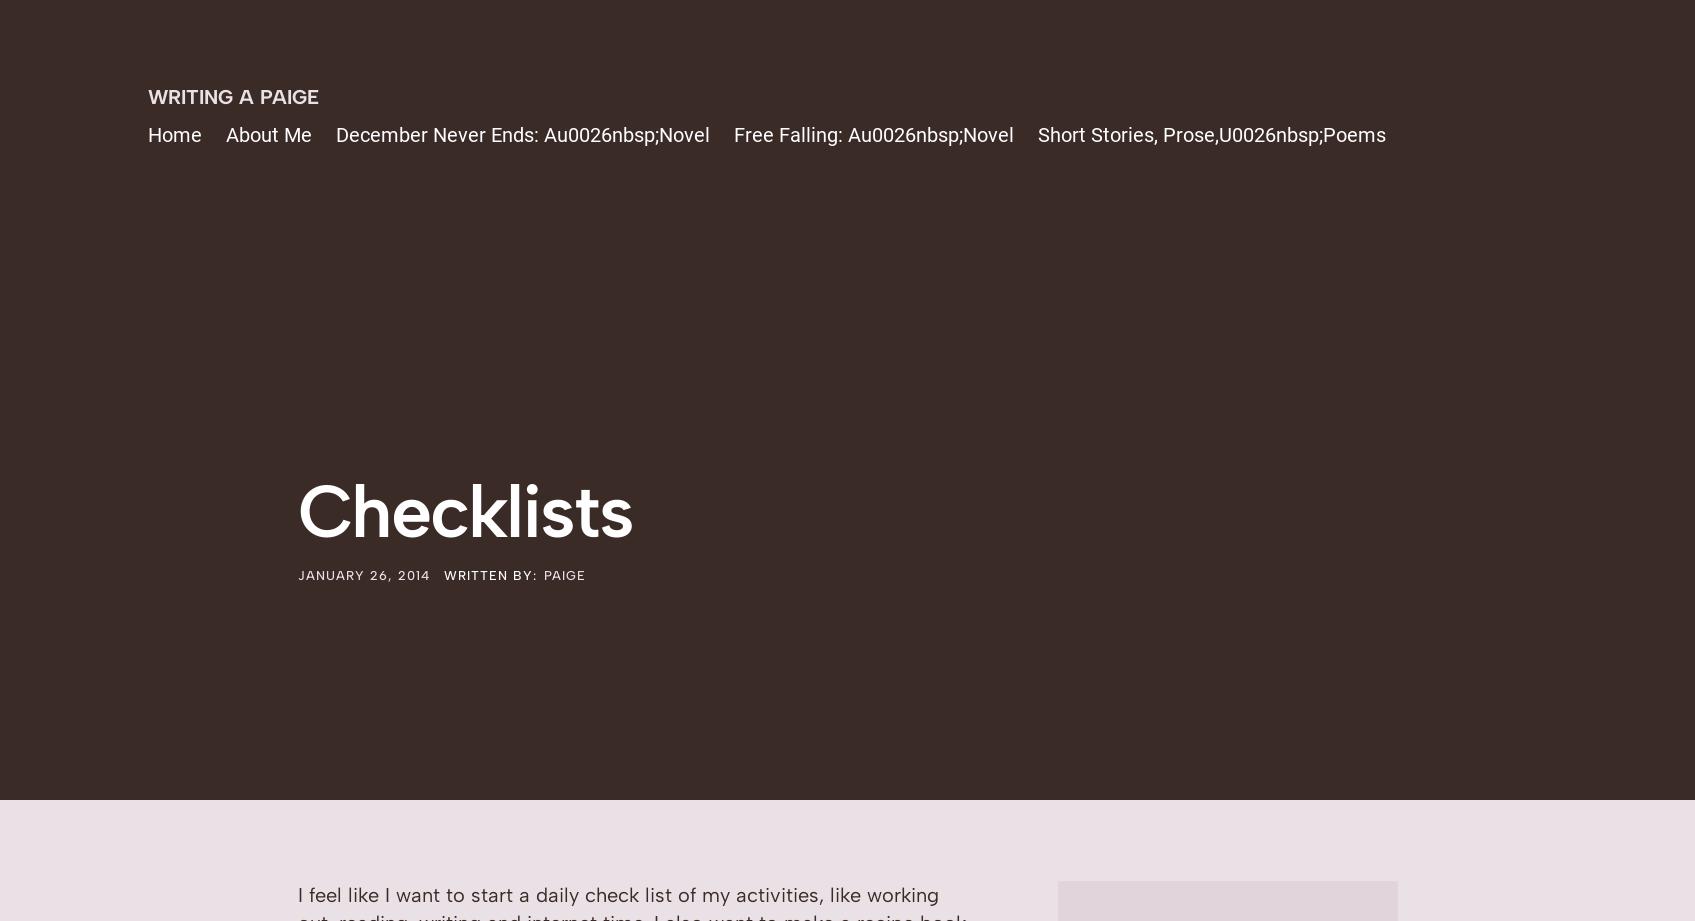 Image resolution: width=1695 pixels, height=921 pixels. I want to click on 'Checklists', so click(463, 509).